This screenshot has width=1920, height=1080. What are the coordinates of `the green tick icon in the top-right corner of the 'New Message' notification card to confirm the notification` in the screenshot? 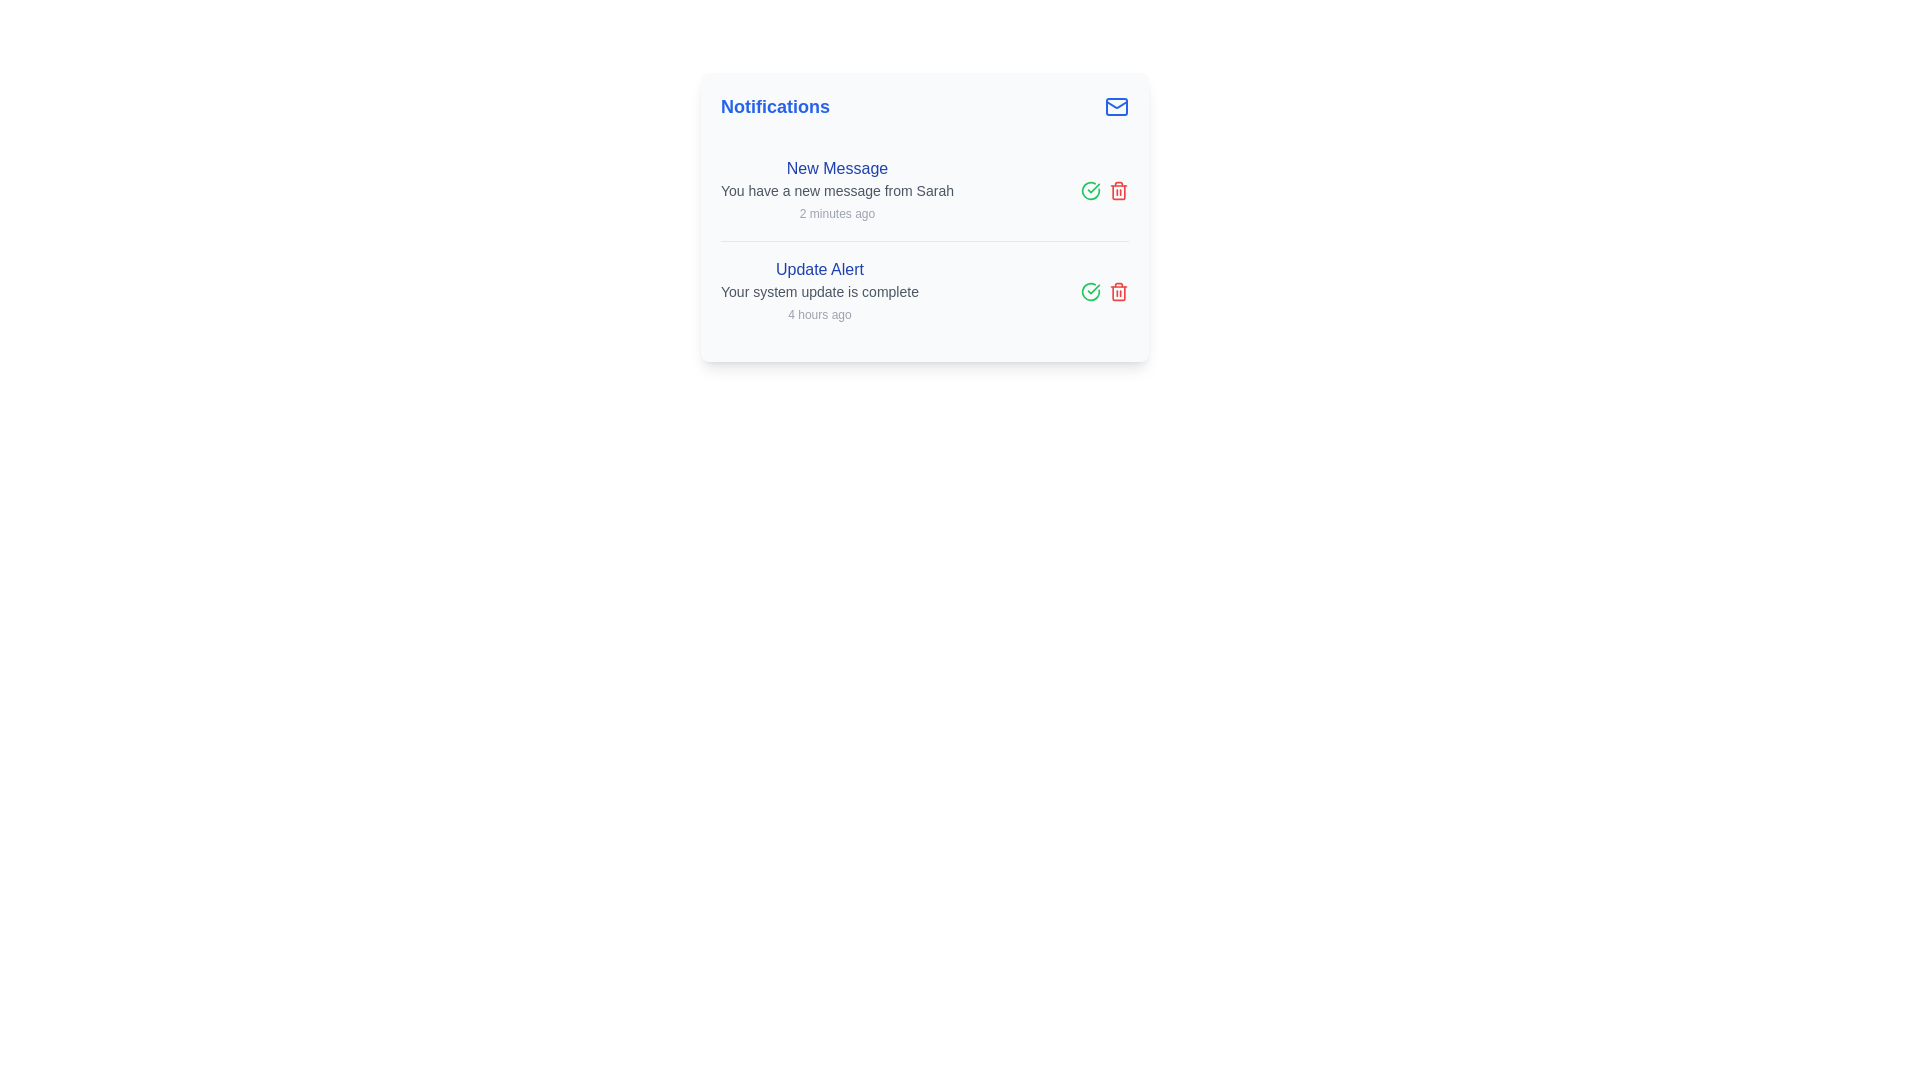 It's located at (1103, 191).